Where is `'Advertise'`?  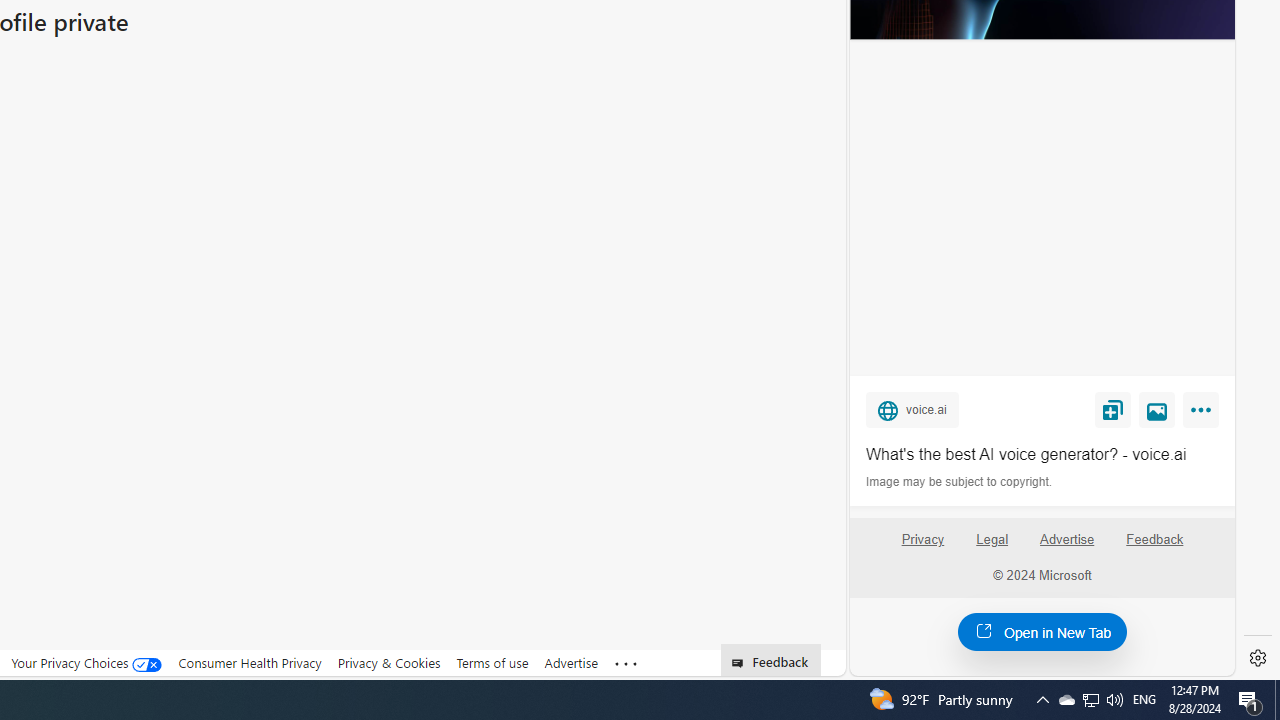 'Advertise' is located at coordinates (1065, 538).